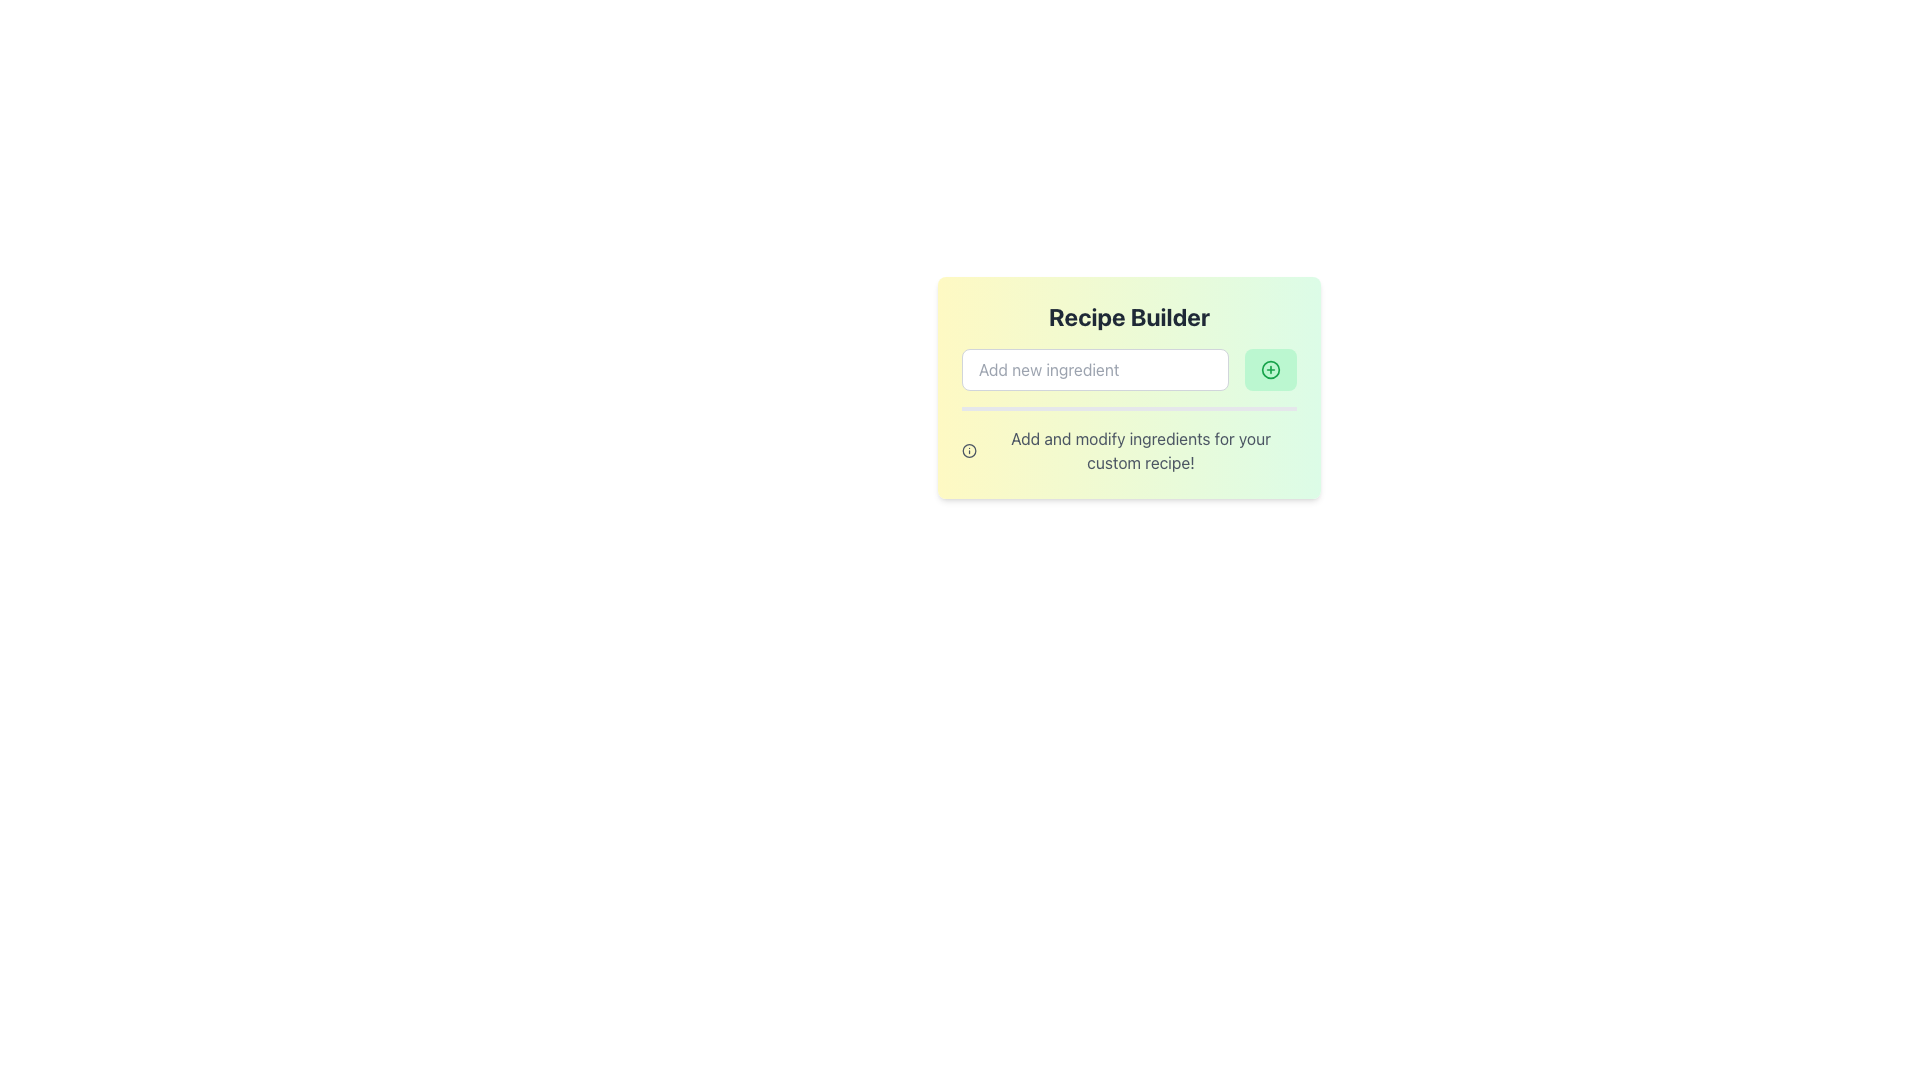  Describe the element at coordinates (1141, 451) in the screenshot. I see `the instructional text element stating 'Add and modify ingredients for your custom recipe!', which is styled with gray text and is part of the 'Recipe Builder' box` at that location.